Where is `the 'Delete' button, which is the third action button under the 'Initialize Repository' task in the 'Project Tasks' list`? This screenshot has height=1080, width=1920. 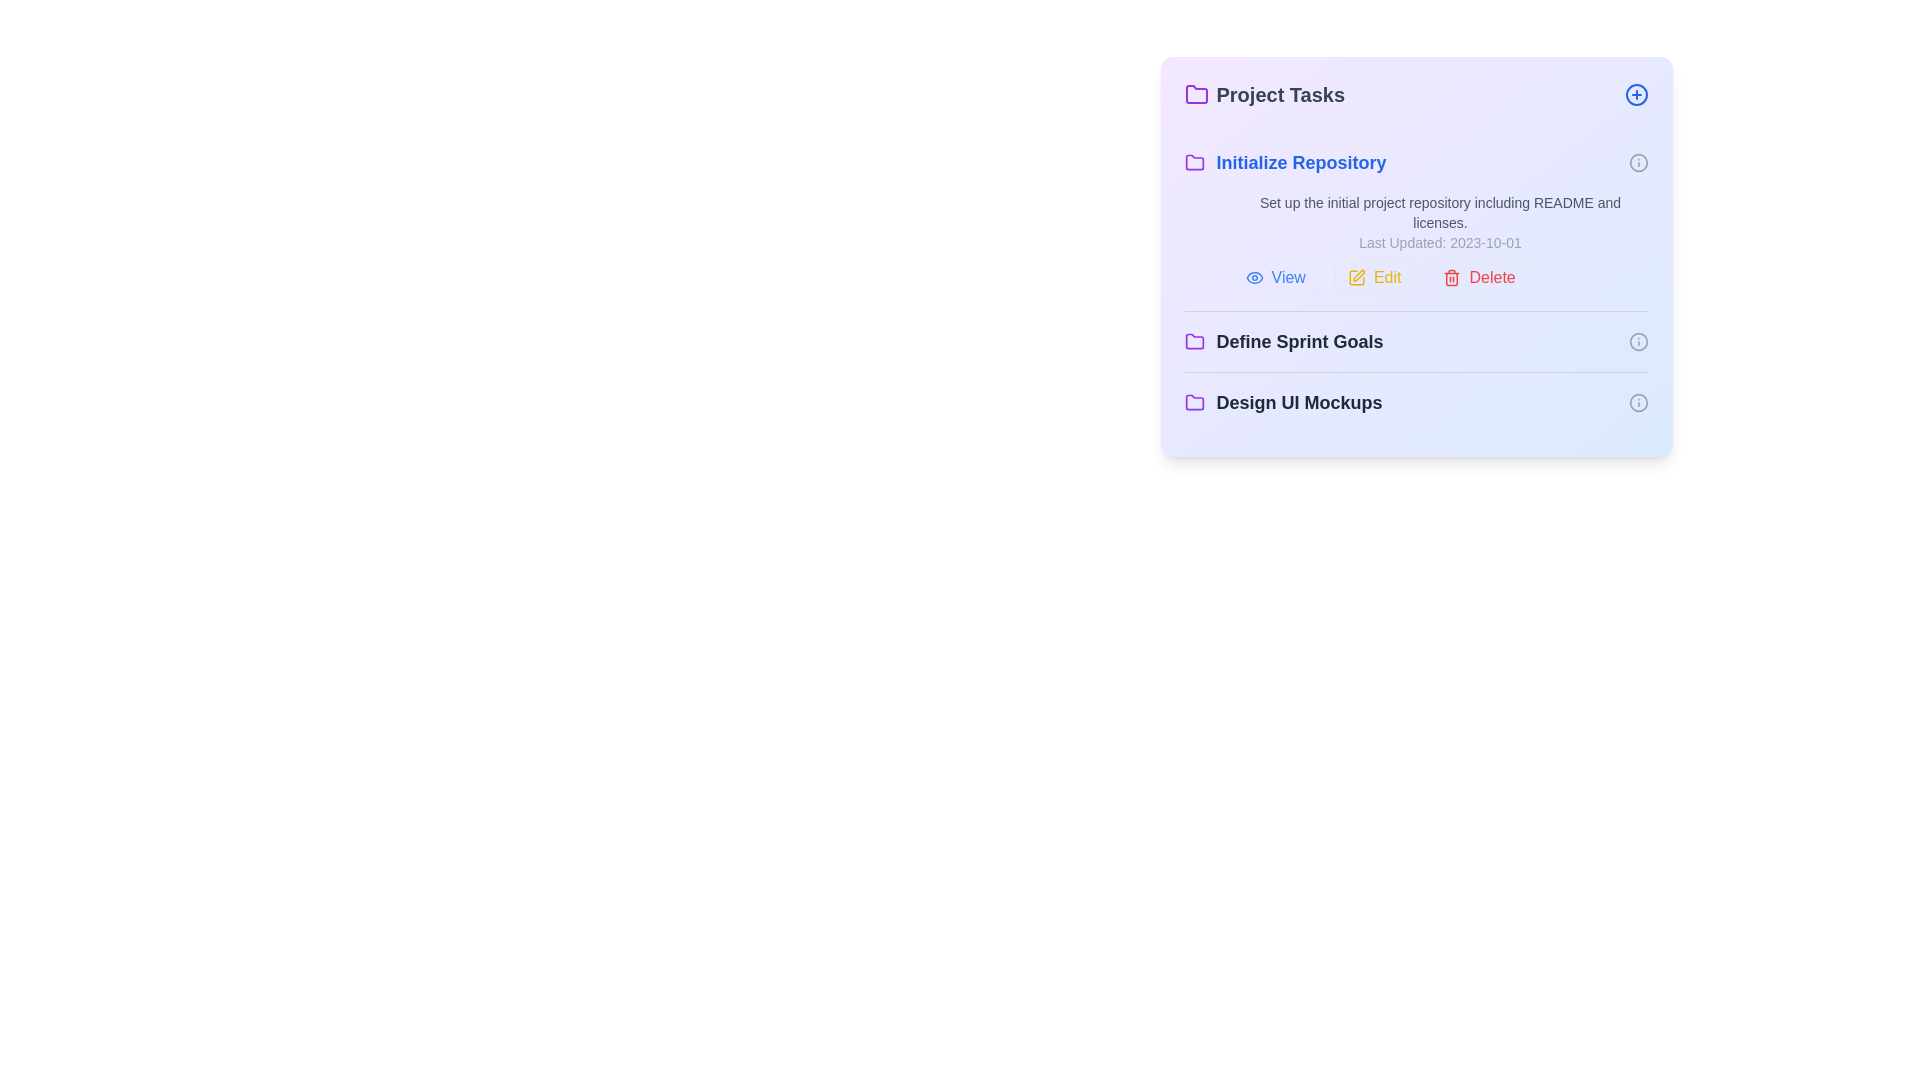
the 'Delete' button, which is the third action button under the 'Initialize Repository' task in the 'Project Tasks' list is located at coordinates (1479, 277).